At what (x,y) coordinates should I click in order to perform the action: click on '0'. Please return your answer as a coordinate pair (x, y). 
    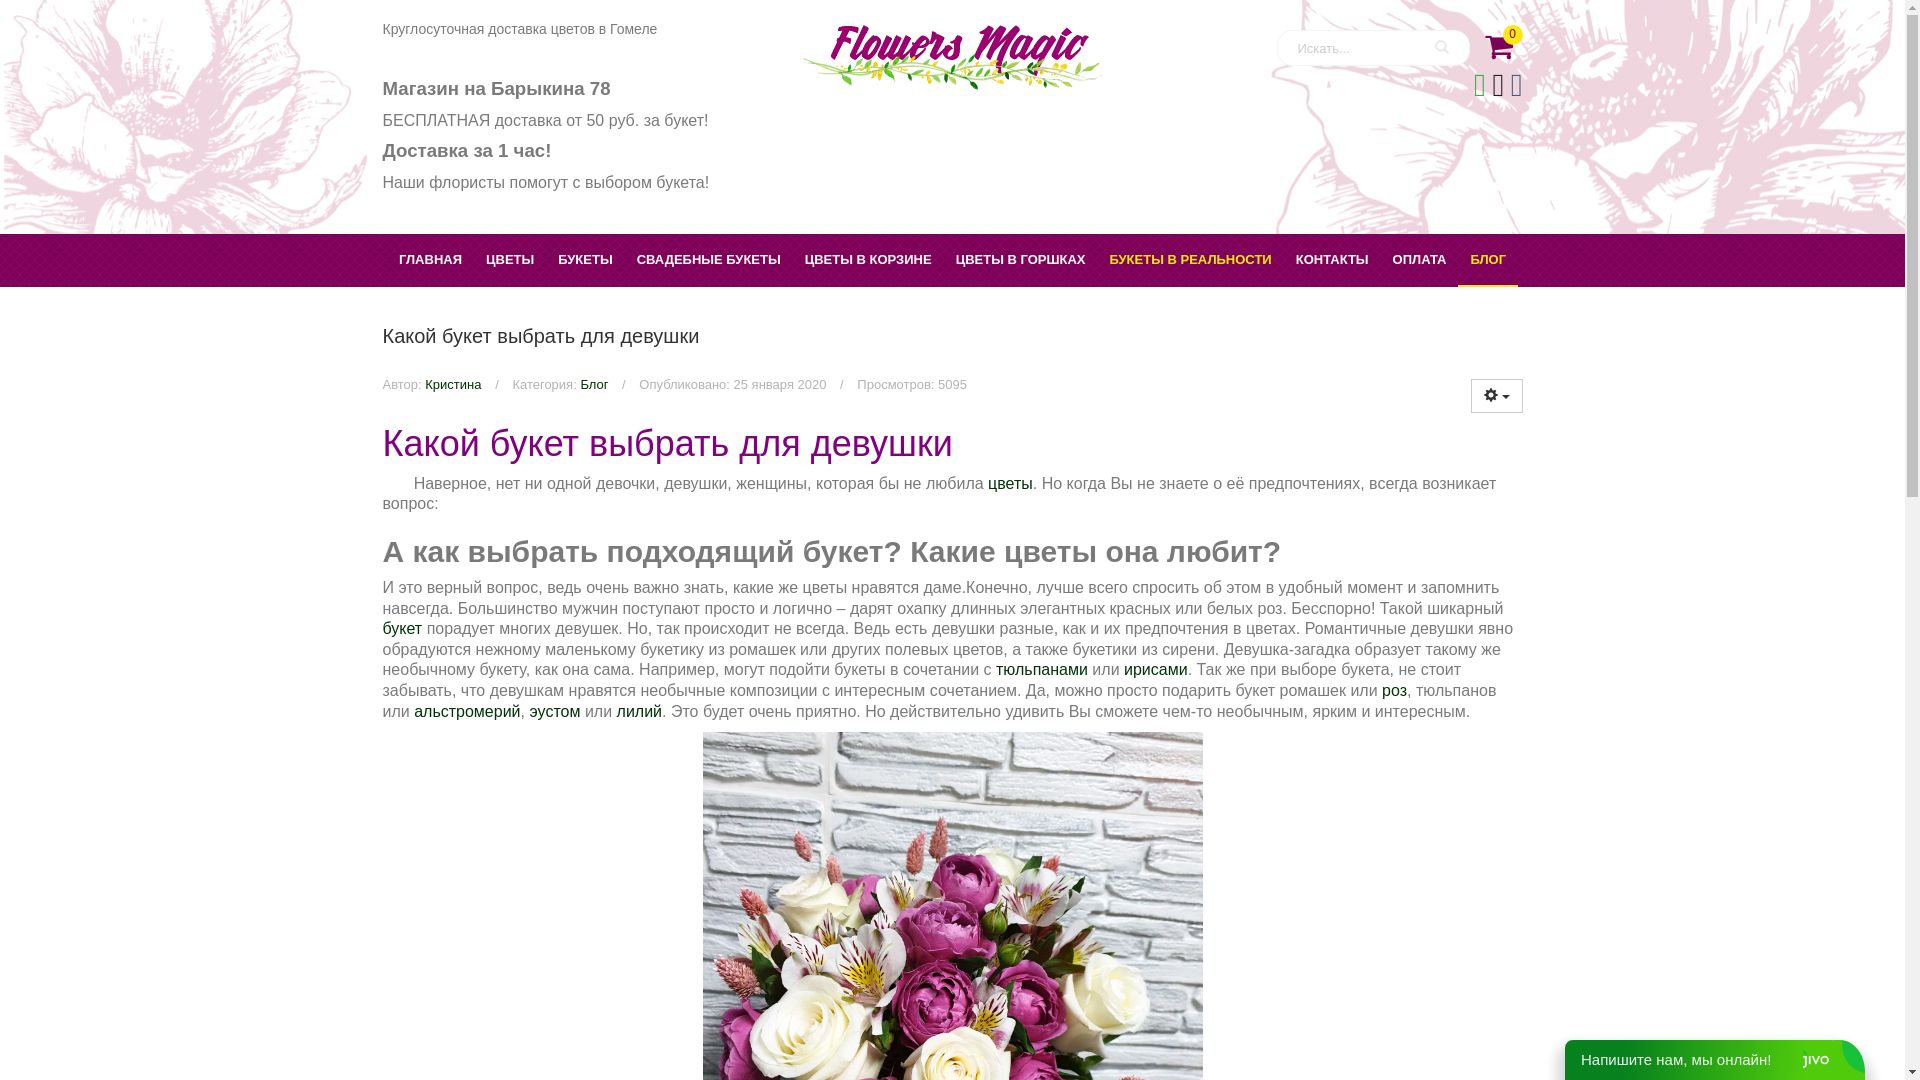
    Looking at the image, I should click on (1496, 41).